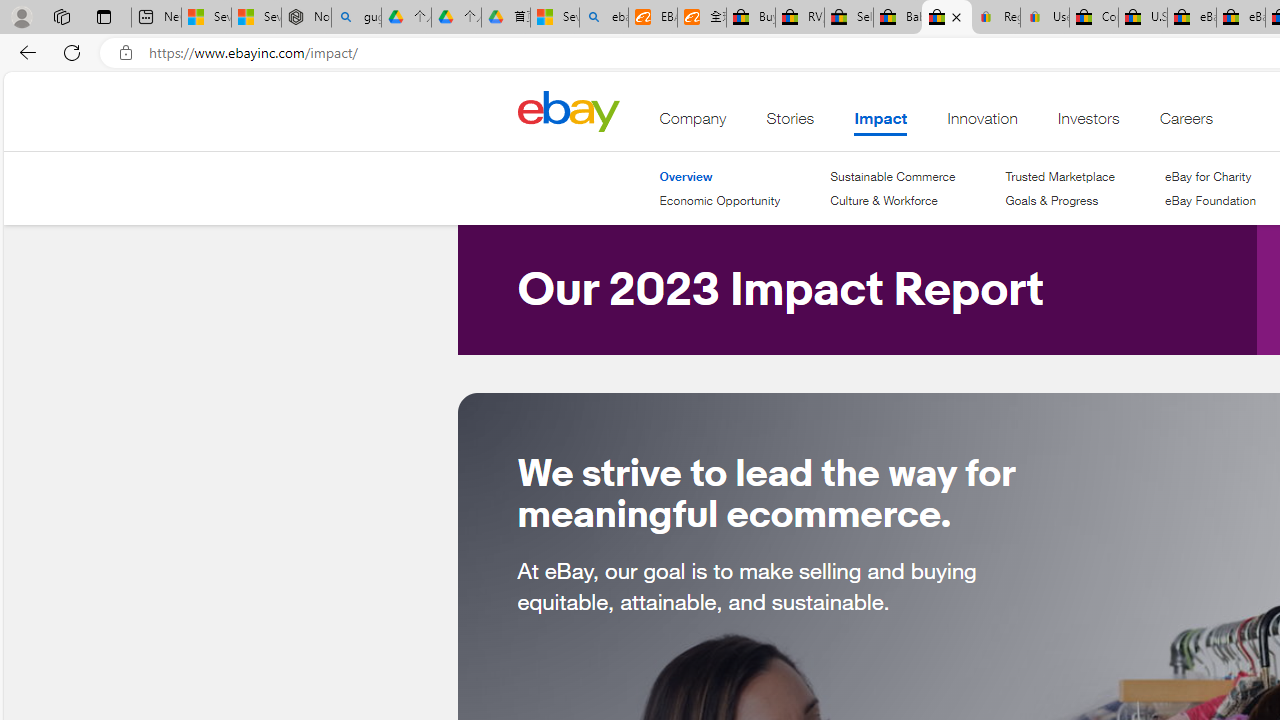 This screenshot has height=720, width=1280. I want to click on 'Trusted Marketplace', so click(1058, 176).